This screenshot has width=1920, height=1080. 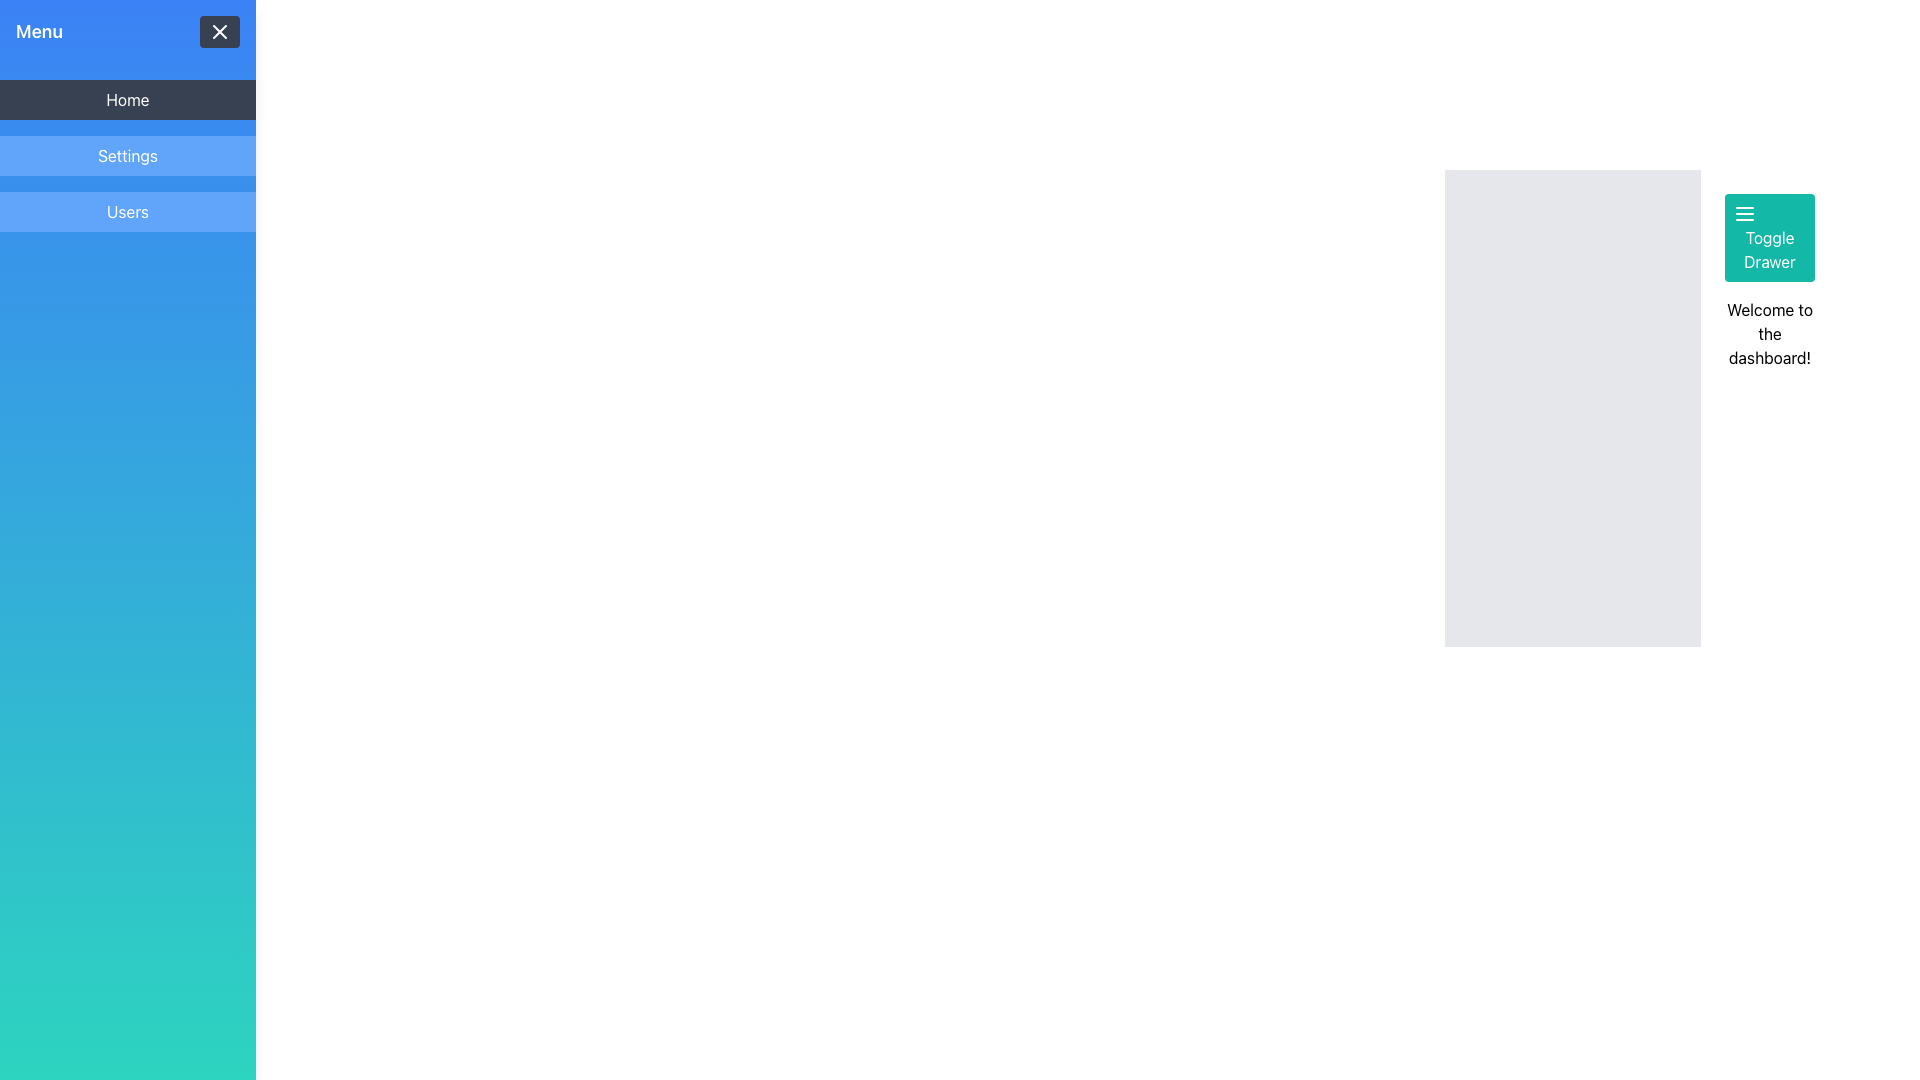 I want to click on the close icon button located at the top-right corner of the navigation panel, so click(x=220, y=31).